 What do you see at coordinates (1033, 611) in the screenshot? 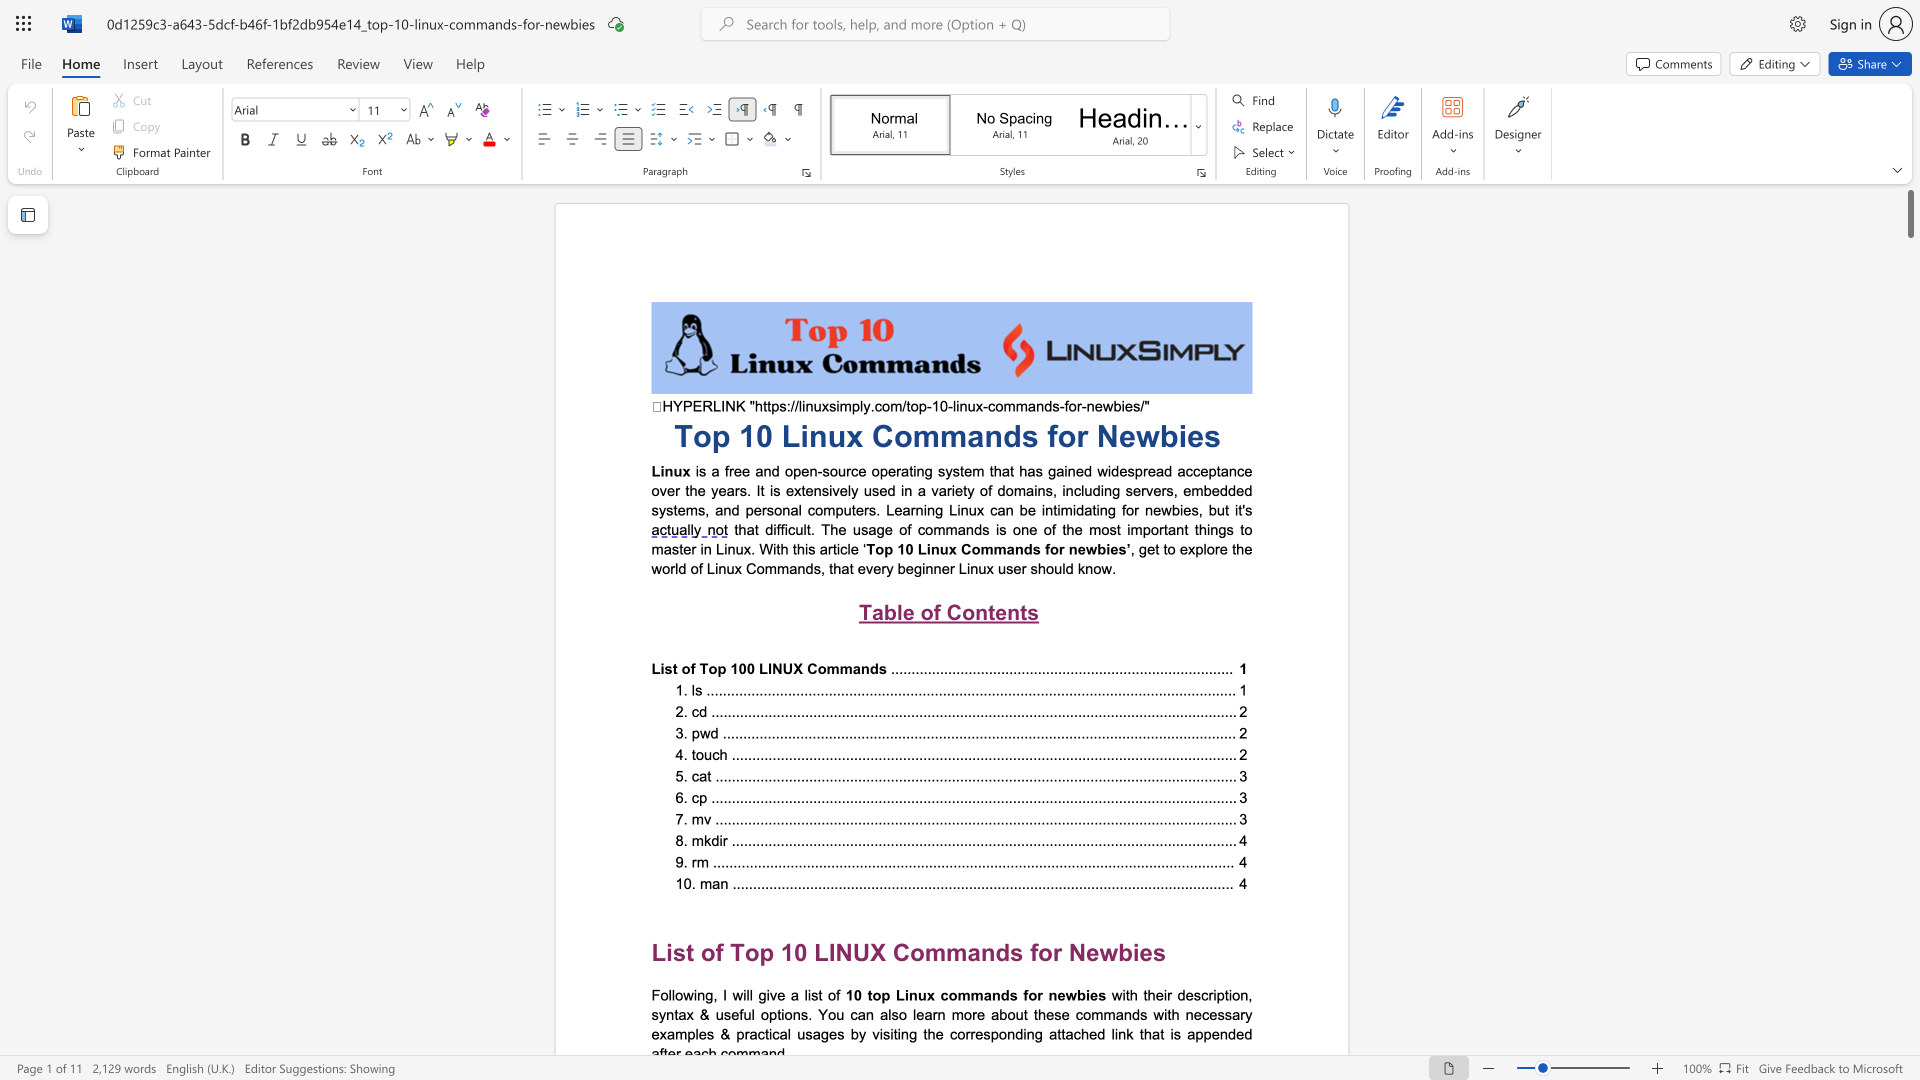
I see `the 1th character "s" in the text` at bounding box center [1033, 611].